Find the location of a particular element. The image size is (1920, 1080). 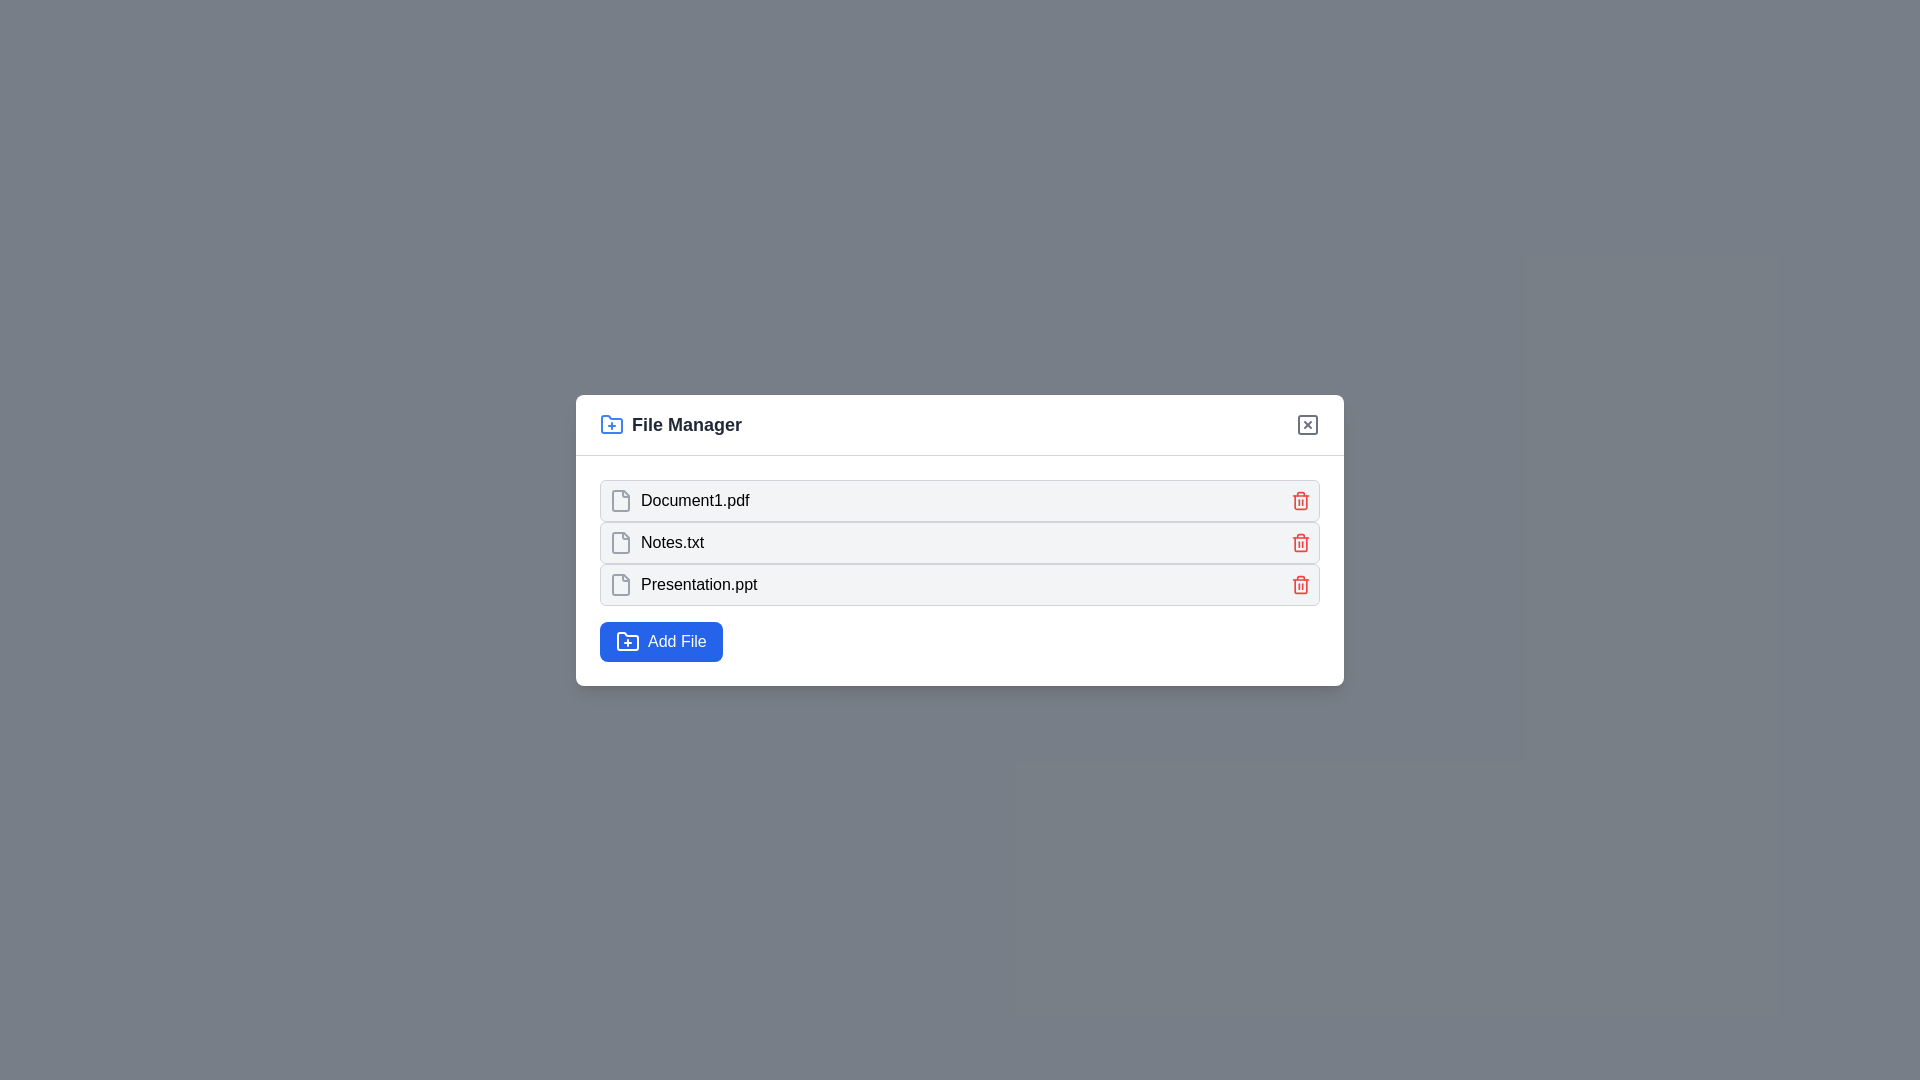

the text label indicating the file name 'Presentation.ppt' in the third row of the file list is located at coordinates (683, 584).